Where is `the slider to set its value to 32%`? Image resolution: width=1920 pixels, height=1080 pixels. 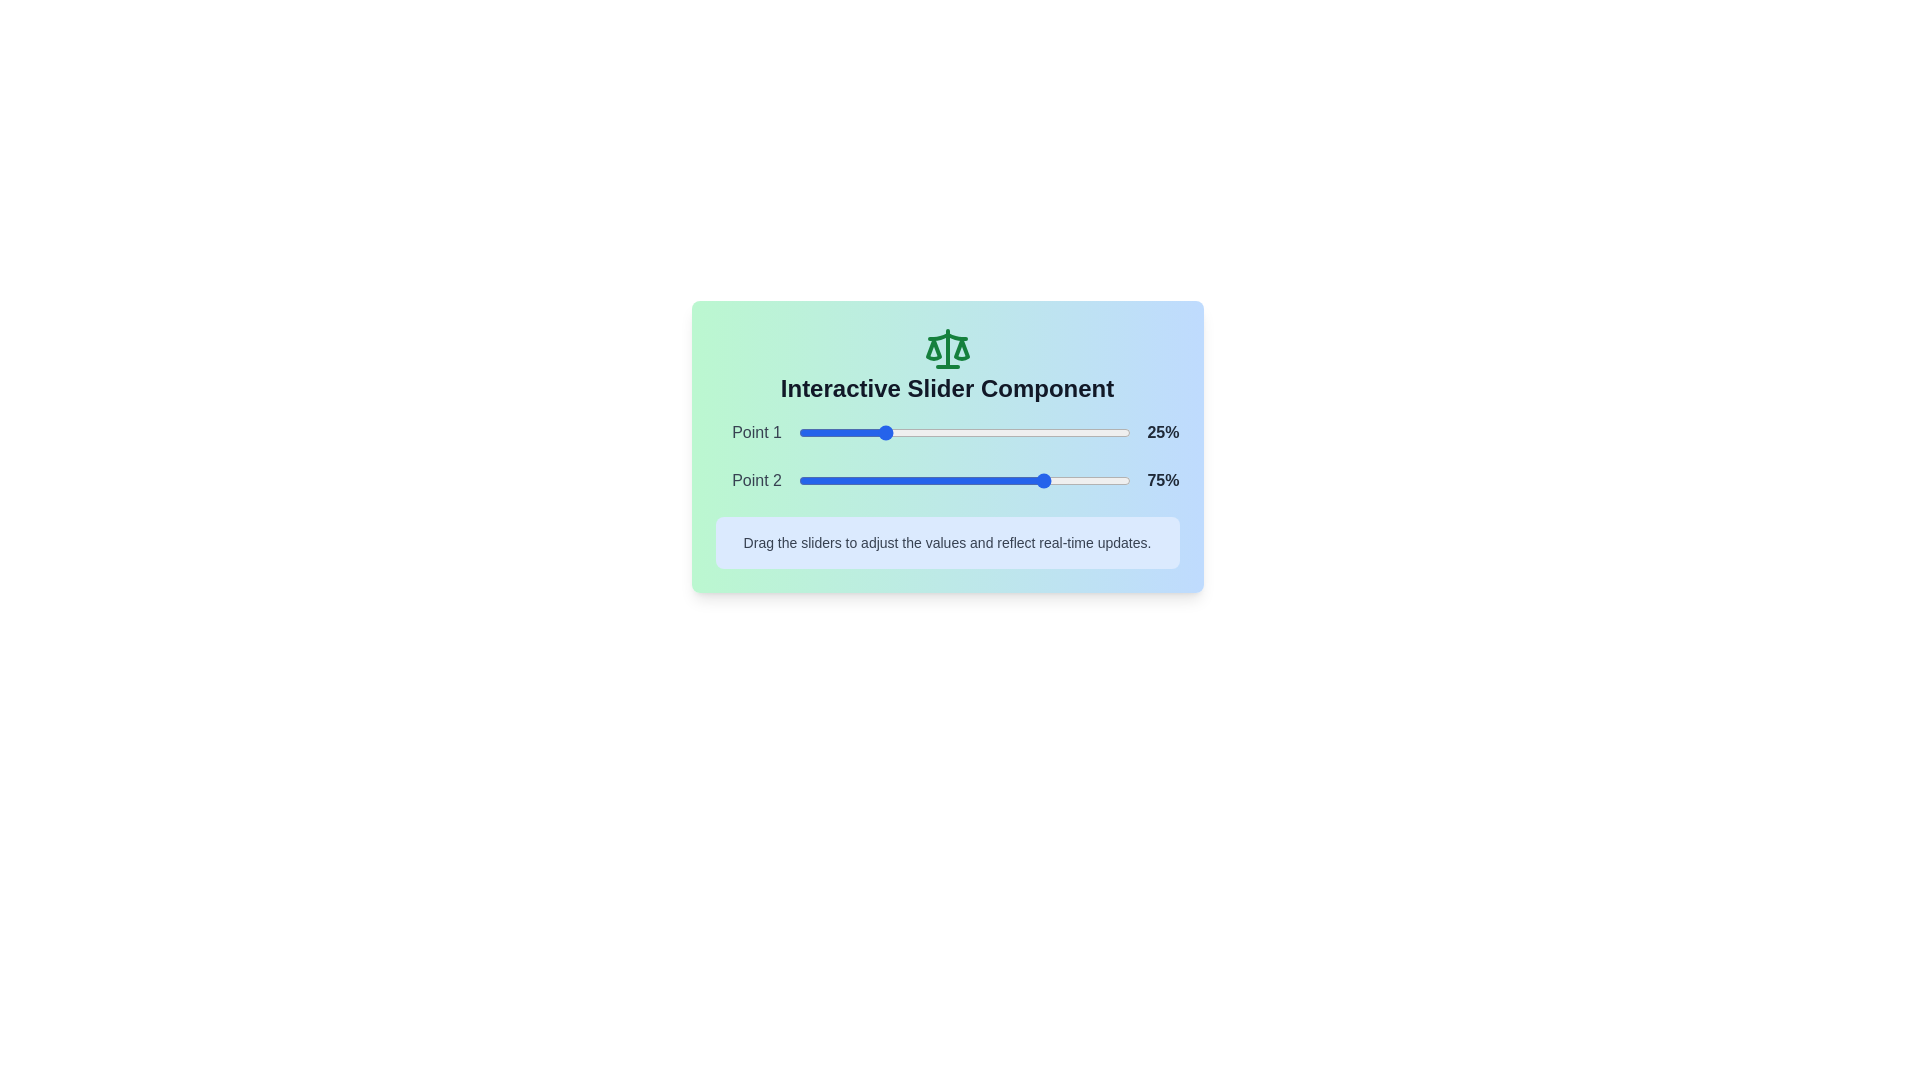
the slider to set its value to 32% is located at coordinates (904, 431).